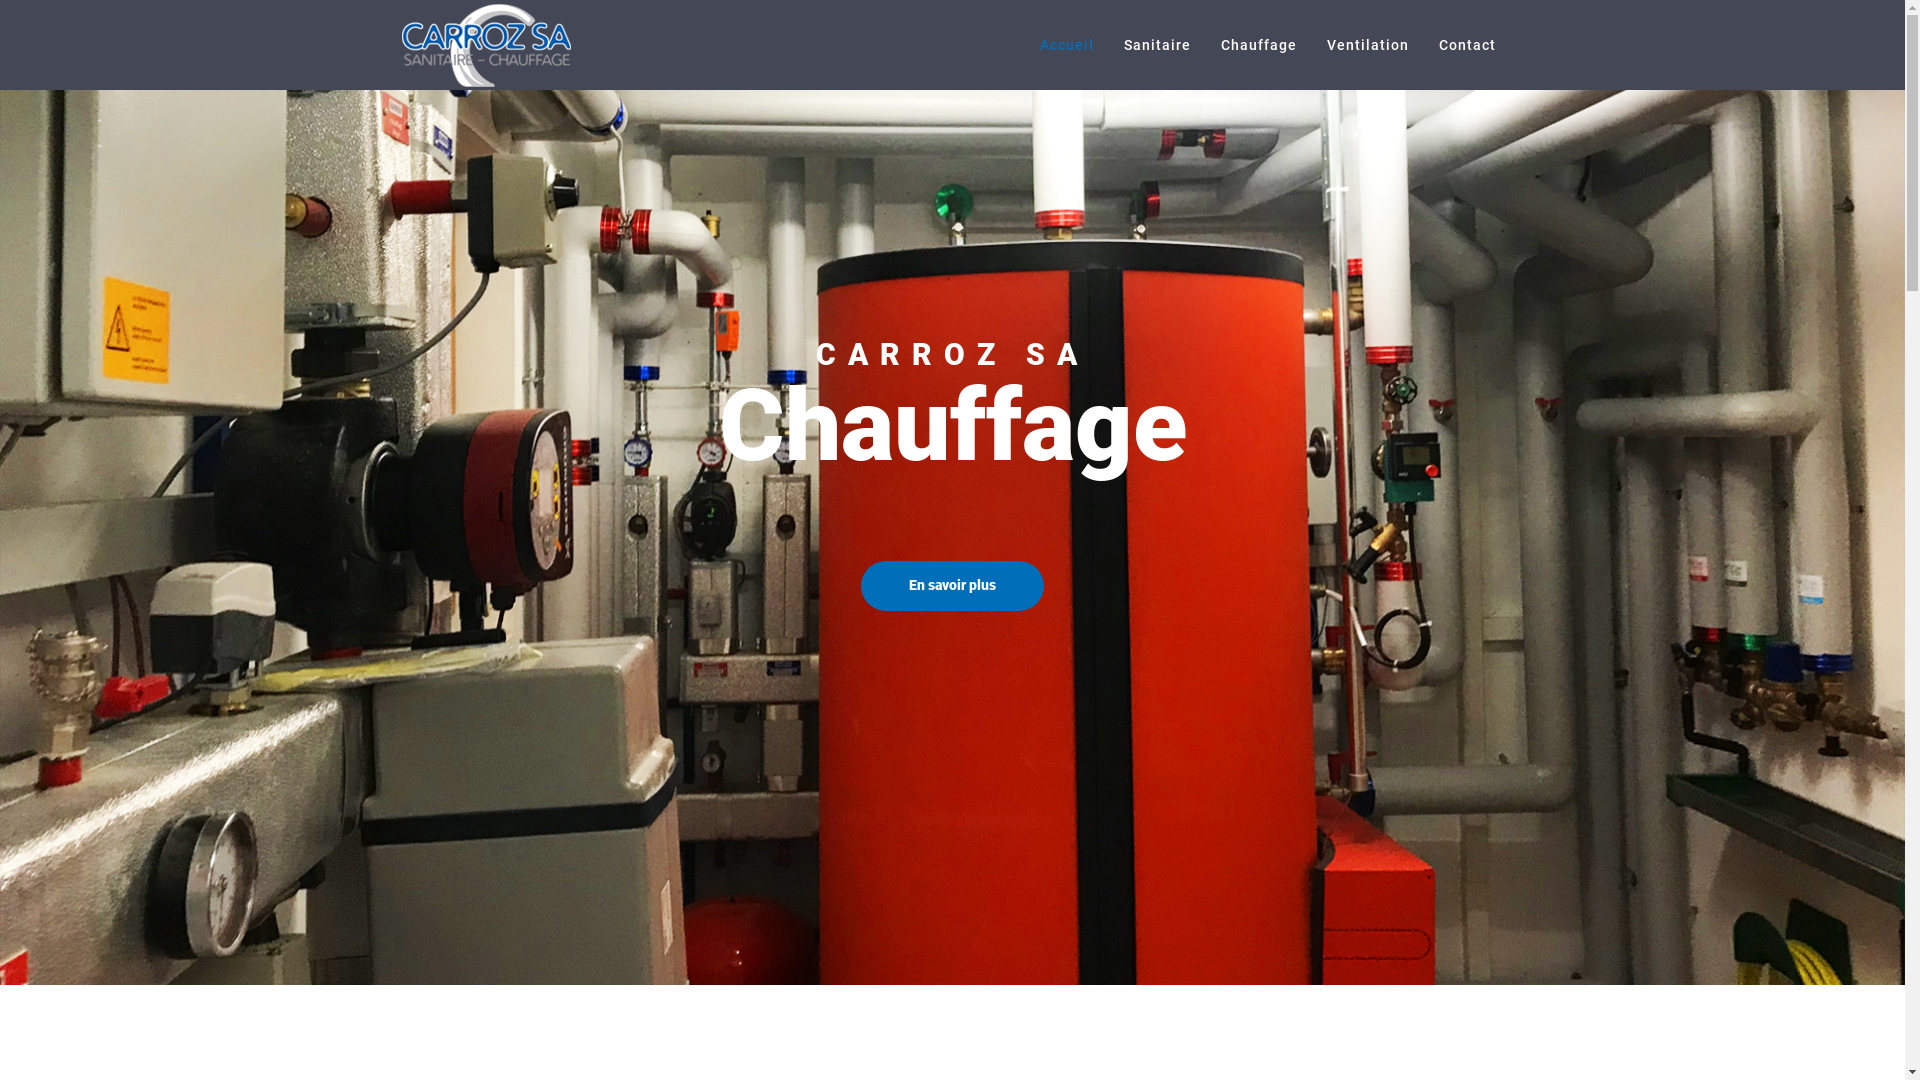 Image resolution: width=1920 pixels, height=1080 pixels. What do you see at coordinates (951, 585) in the screenshot?
I see `'En savoir plus'` at bounding box center [951, 585].